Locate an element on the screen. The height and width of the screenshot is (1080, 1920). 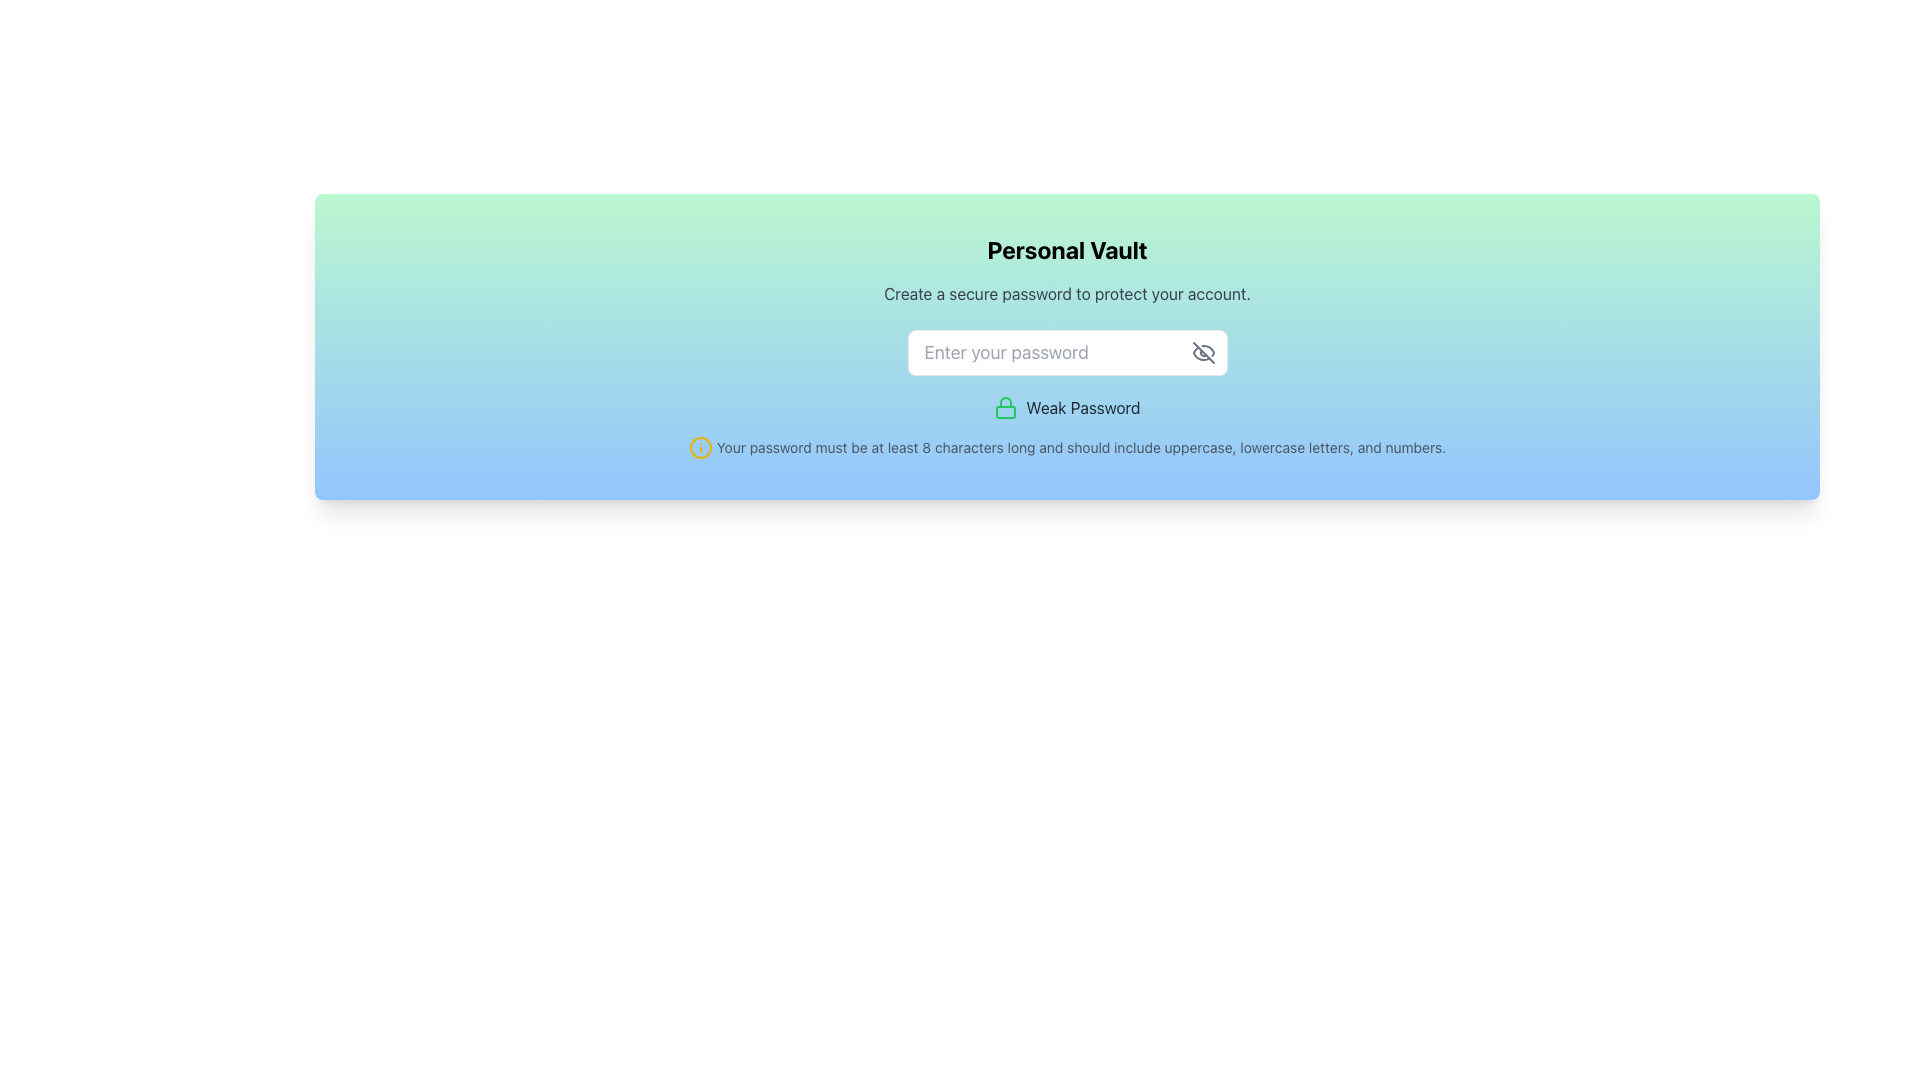
the text block displaying the warning message about password requirements, which is styled in a smaller gray font and accompanied by a yellow info icon is located at coordinates (1066, 446).